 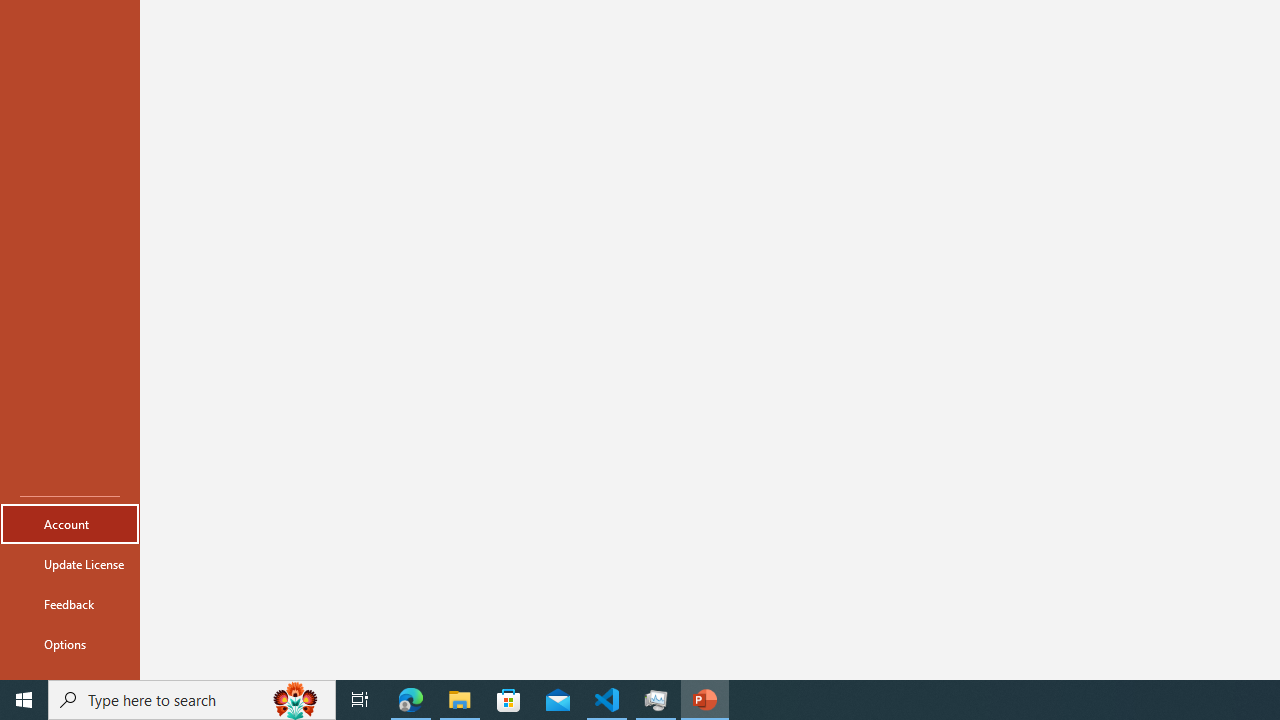 What do you see at coordinates (69, 644) in the screenshot?
I see `'Options'` at bounding box center [69, 644].